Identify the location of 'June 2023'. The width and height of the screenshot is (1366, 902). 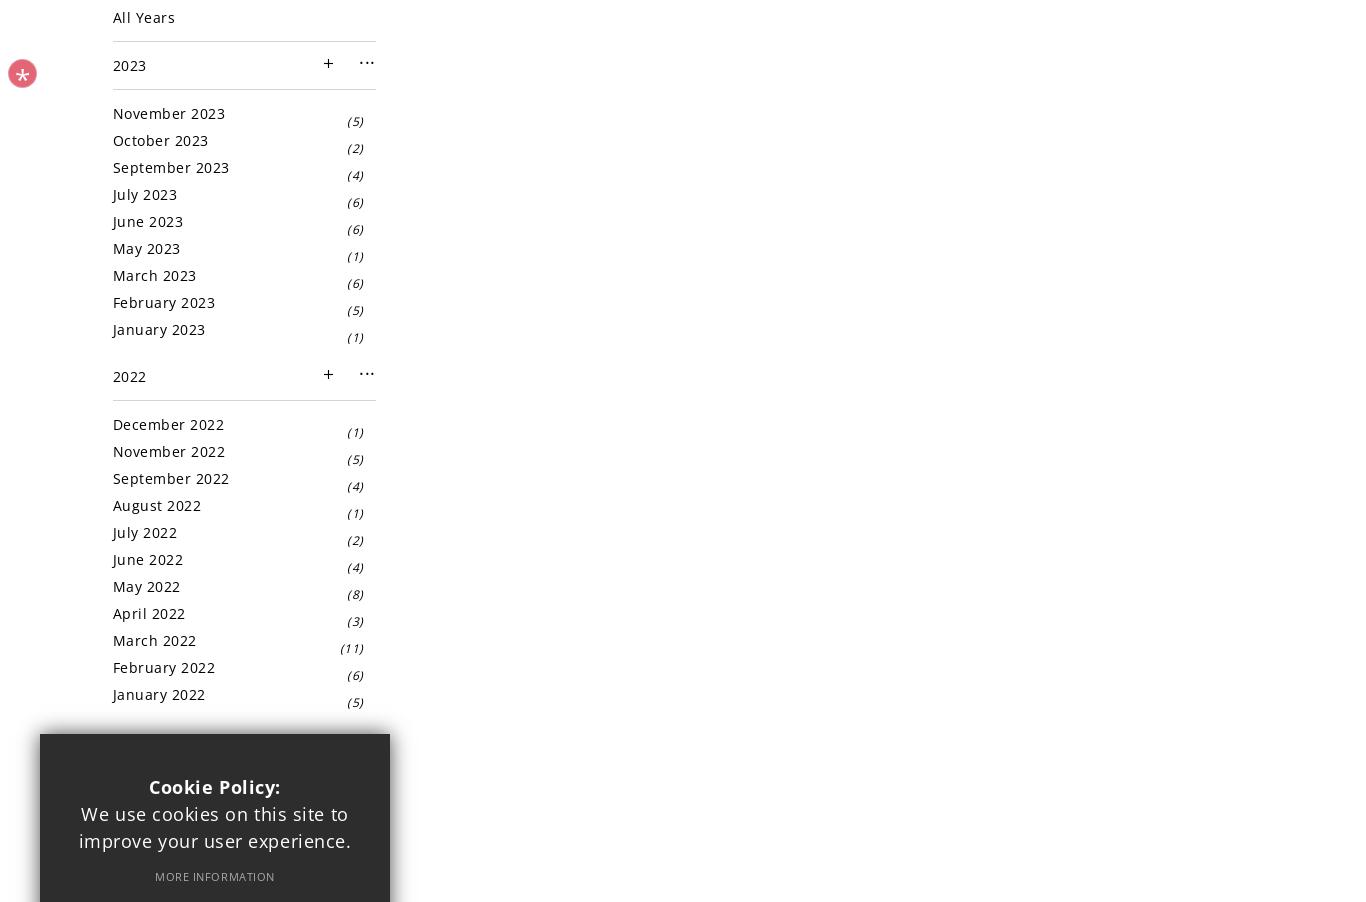
(146, 220).